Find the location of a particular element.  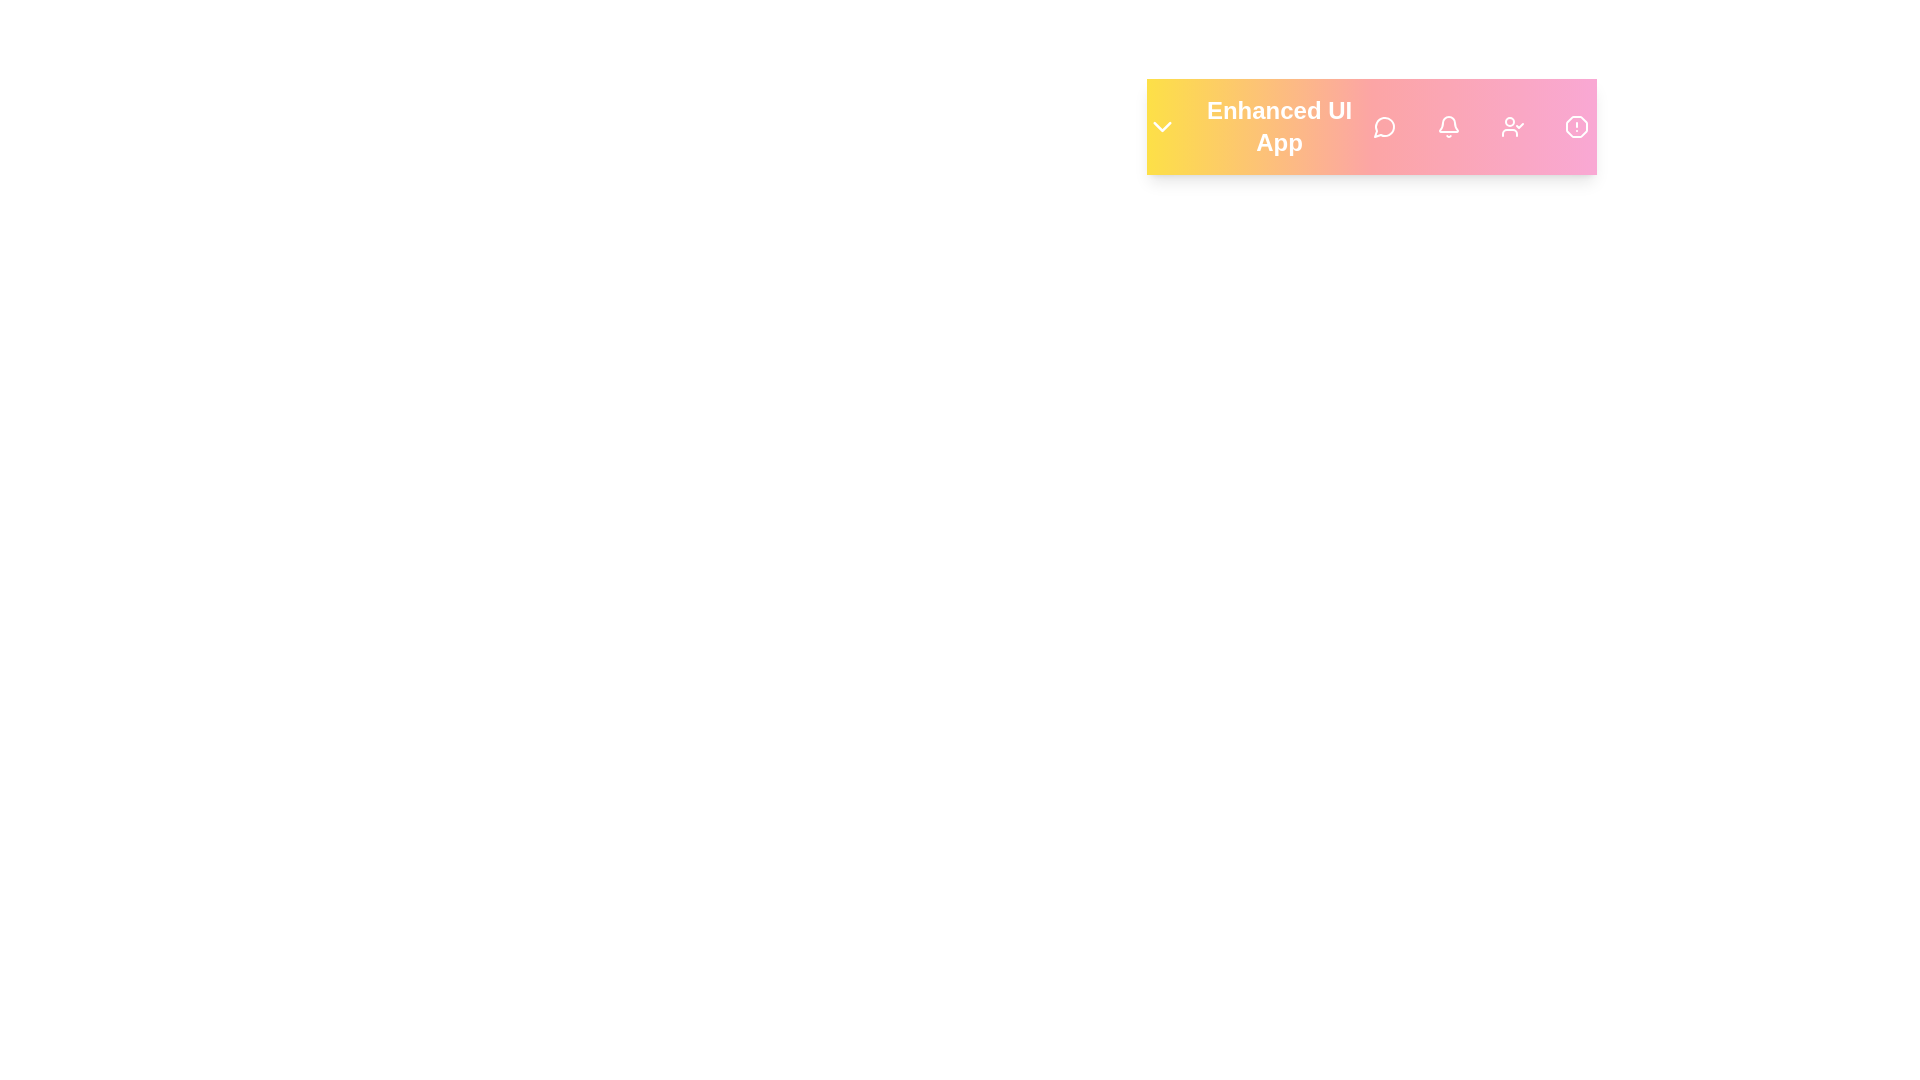

the 'Profile' button to access user profile settings is located at coordinates (1512, 127).